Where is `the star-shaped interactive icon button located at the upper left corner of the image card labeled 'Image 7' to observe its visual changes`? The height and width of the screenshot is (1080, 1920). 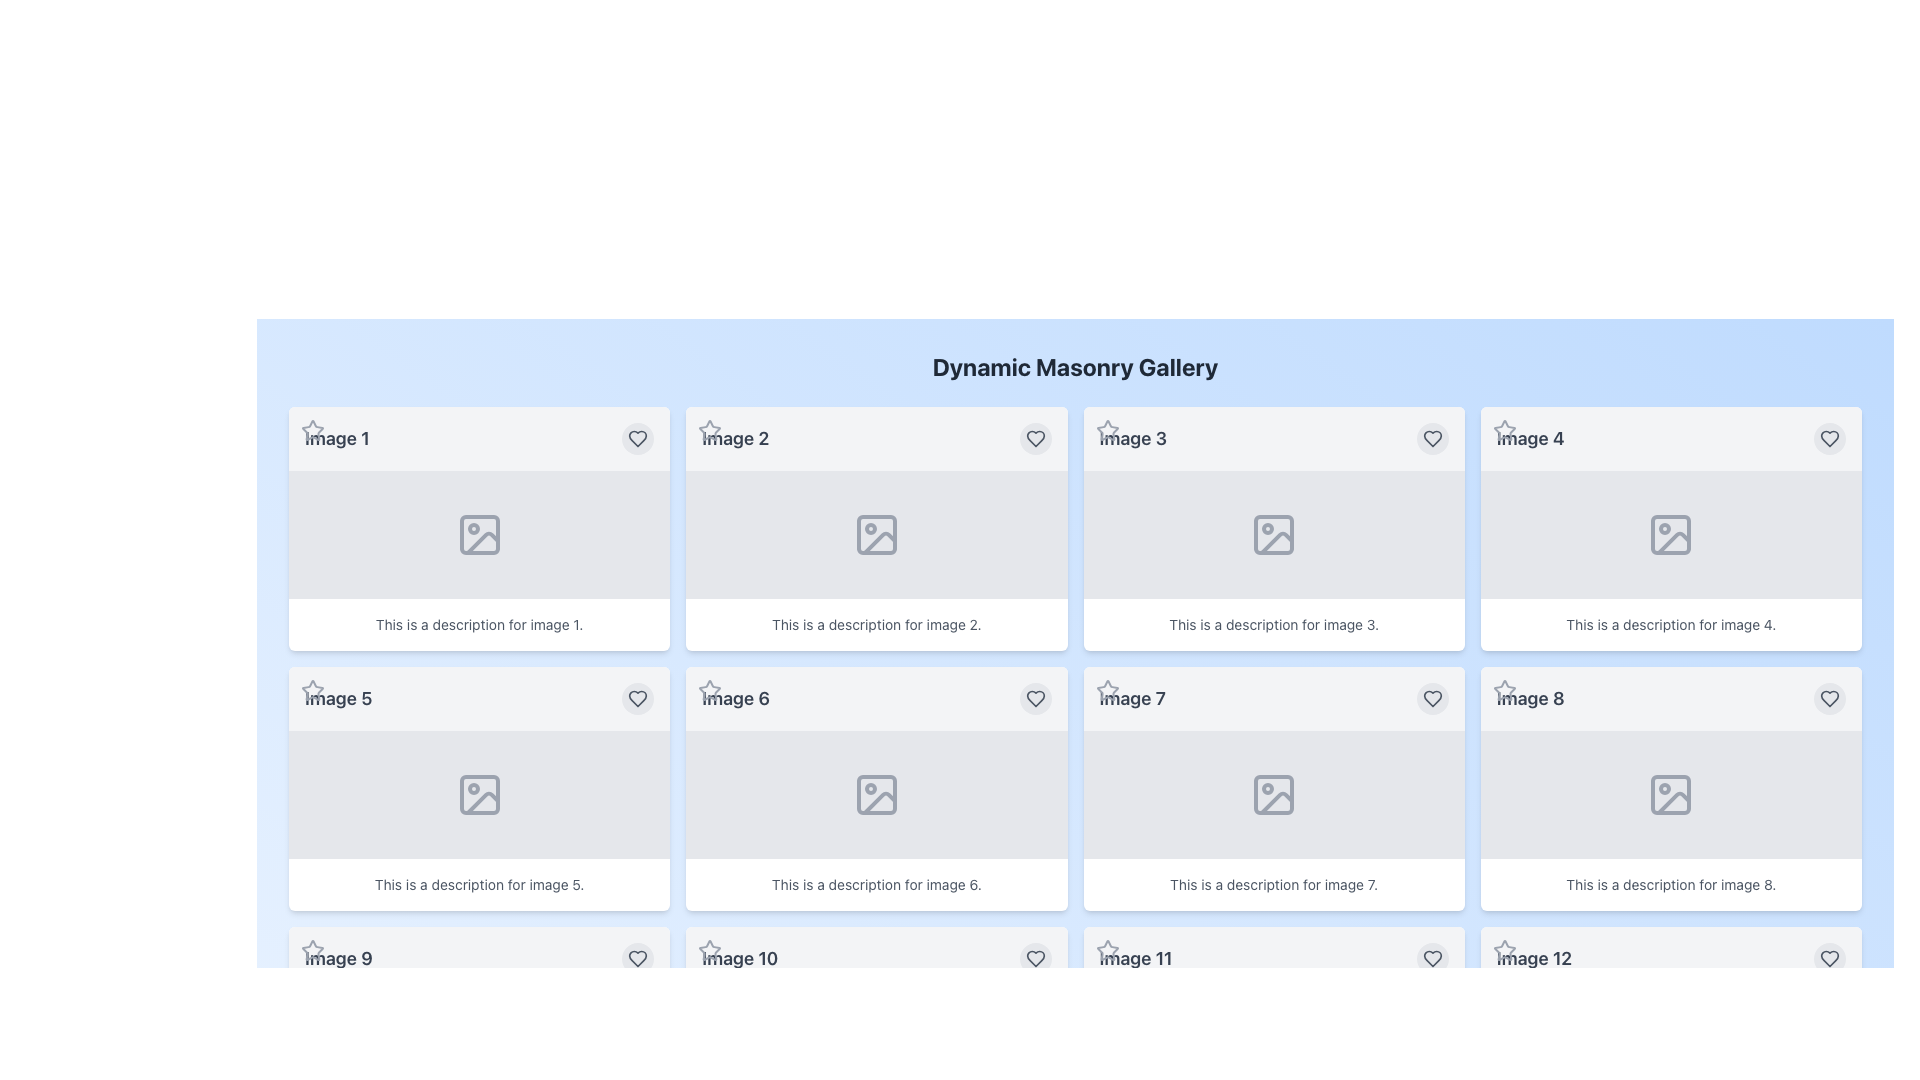
the star-shaped interactive icon button located at the upper left corner of the image card labeled 'Image 7' to observe its visual changes is located at coordinates (1106, 689).